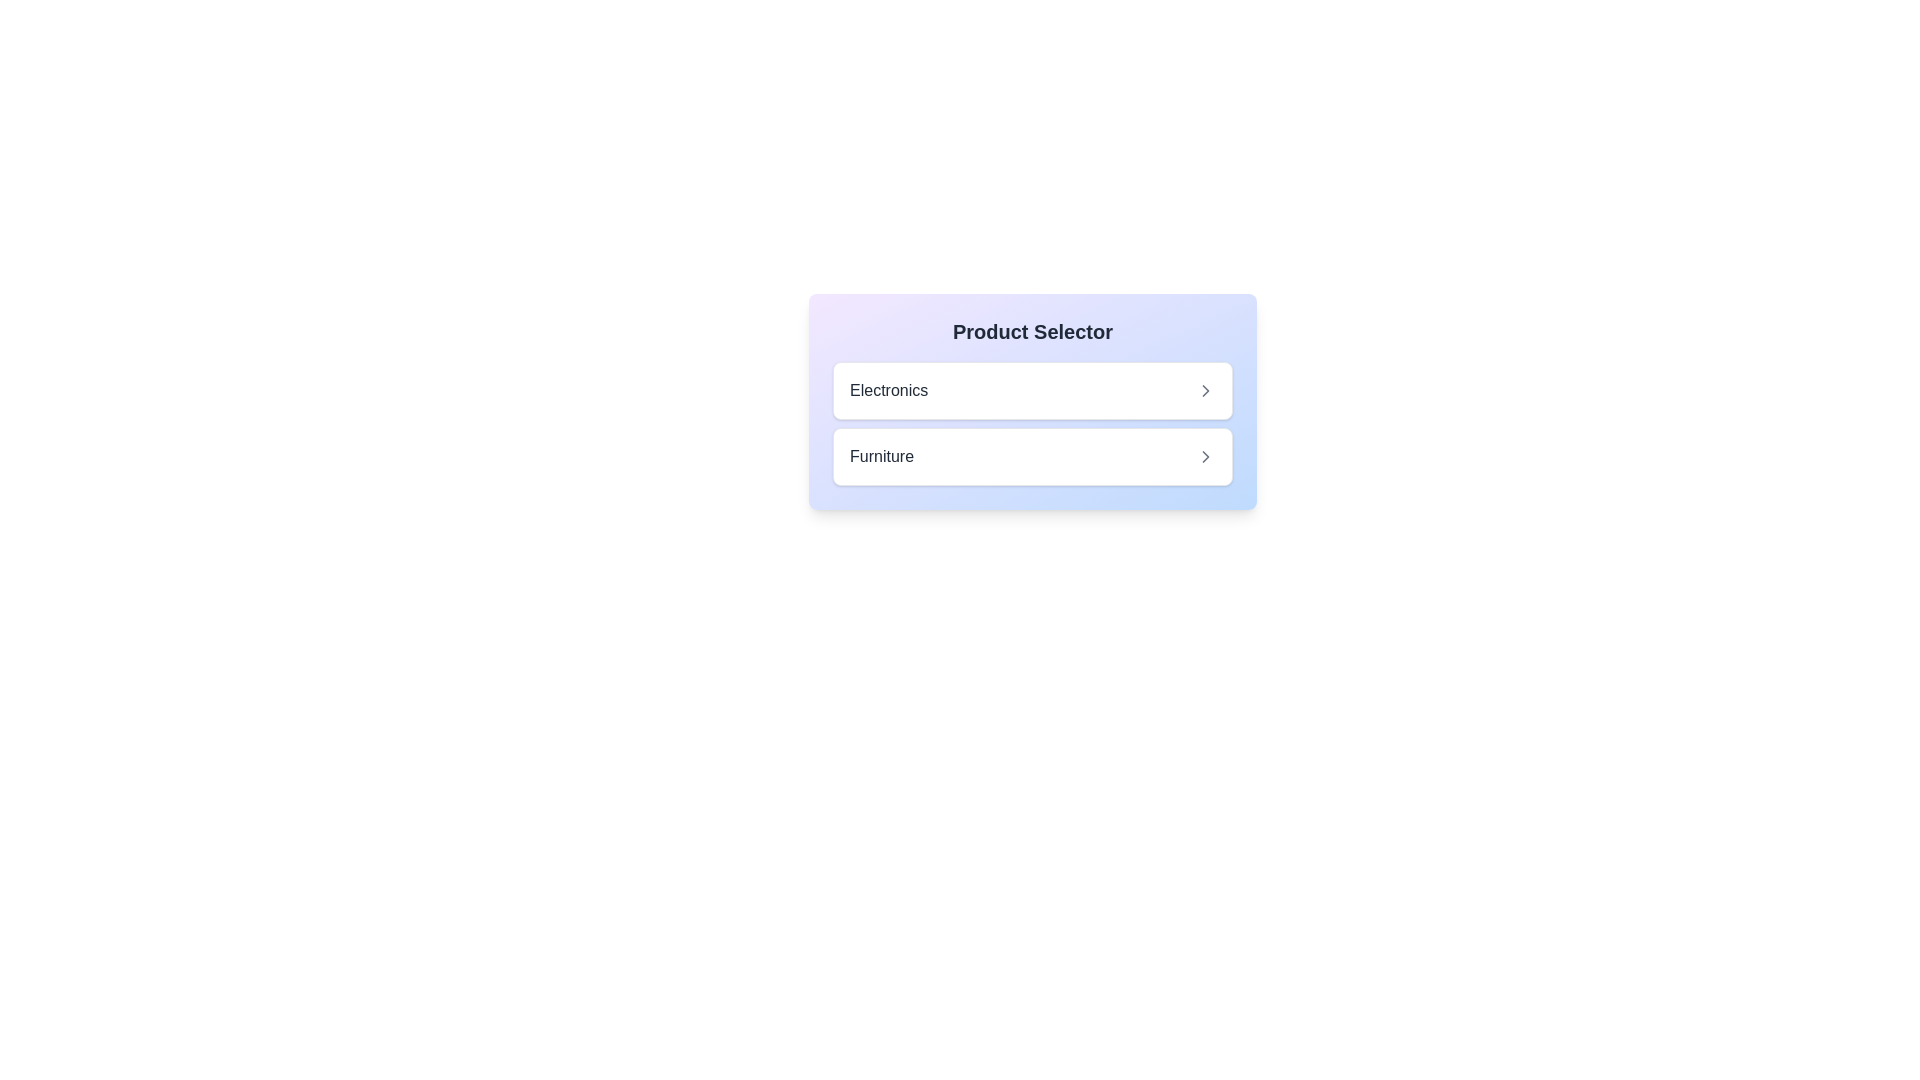 The height and width of the screenshot is (1080, 1920). Describe the element at coordinates (1204, 390) in the screenshot. I see `the rightward-pointing chevron arrow icon located at the far right of the 'Electronics' dropdown option` at that location.